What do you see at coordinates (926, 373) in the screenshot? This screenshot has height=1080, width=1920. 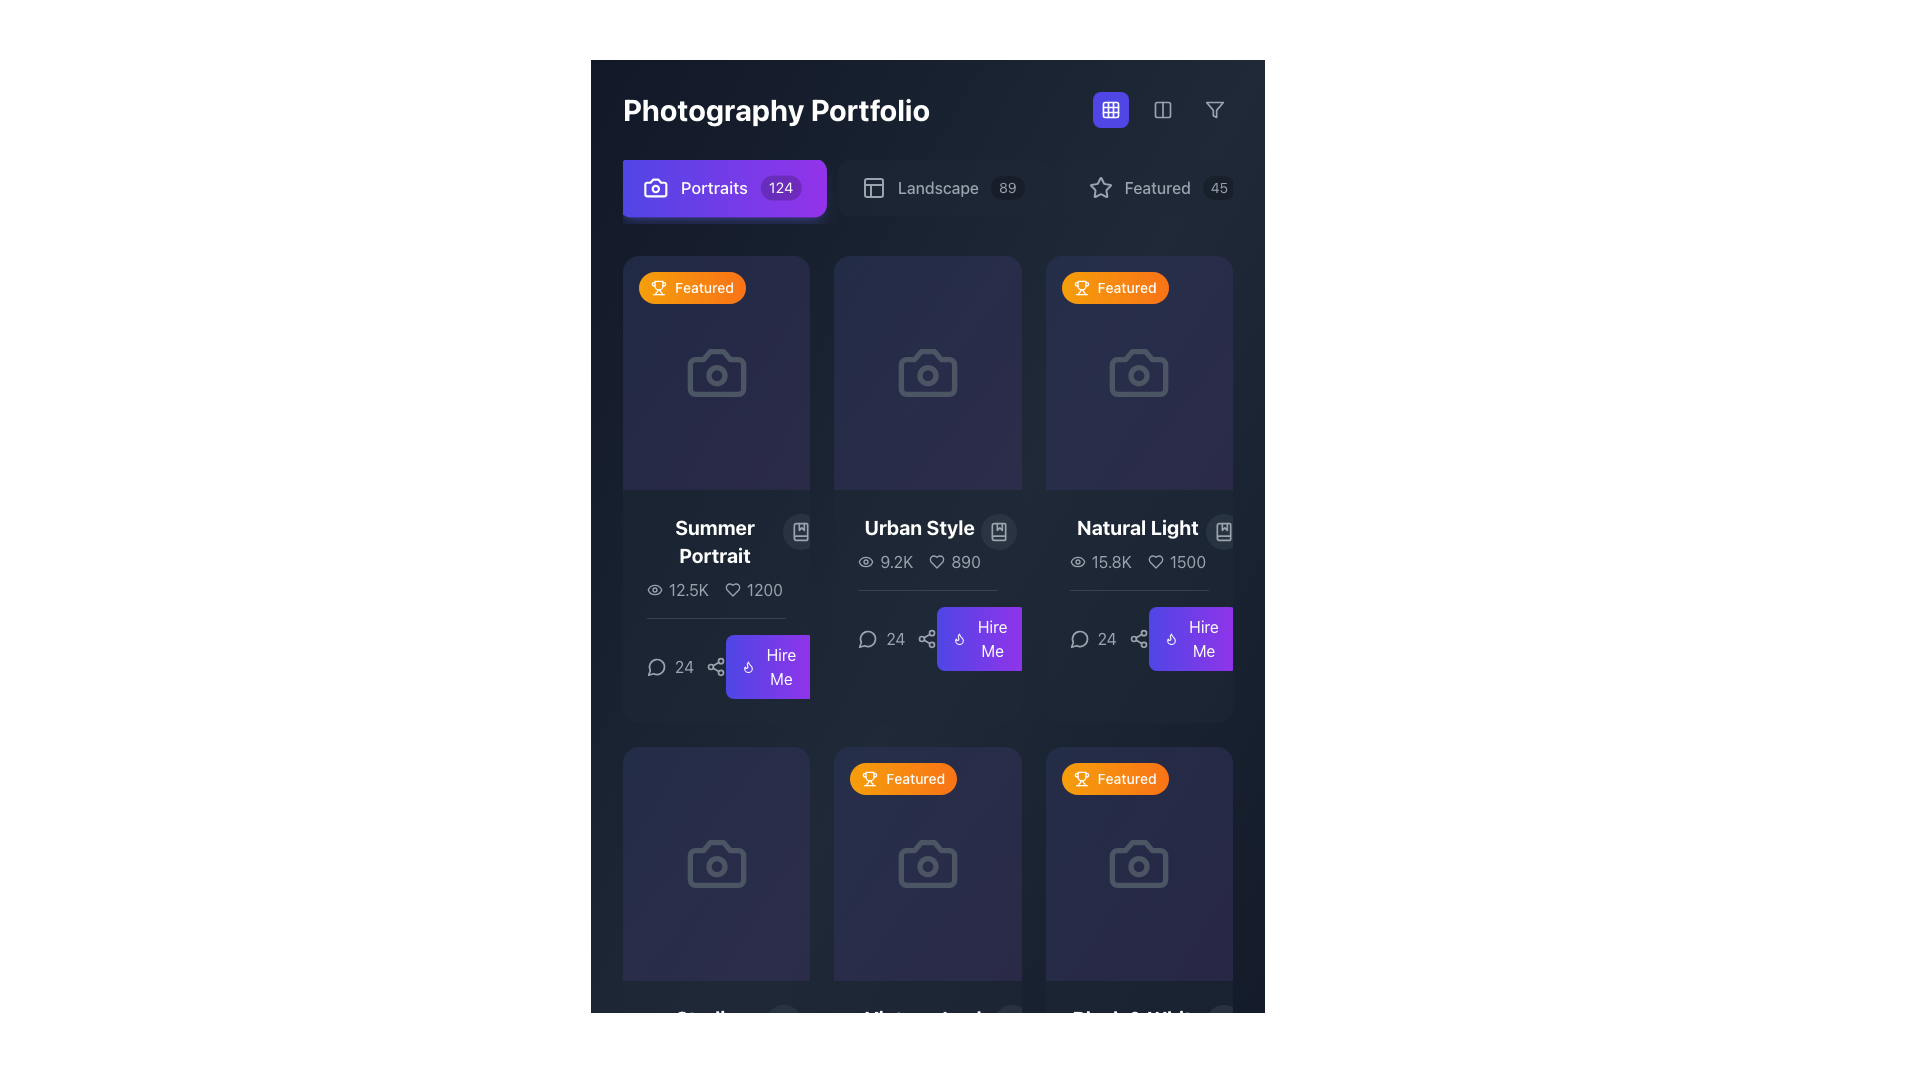 I see `the photography-related icon in the second column of the top row within the 'Urban Style' section, located beneath the 'Featured' label` at bounding box center [926, 373].